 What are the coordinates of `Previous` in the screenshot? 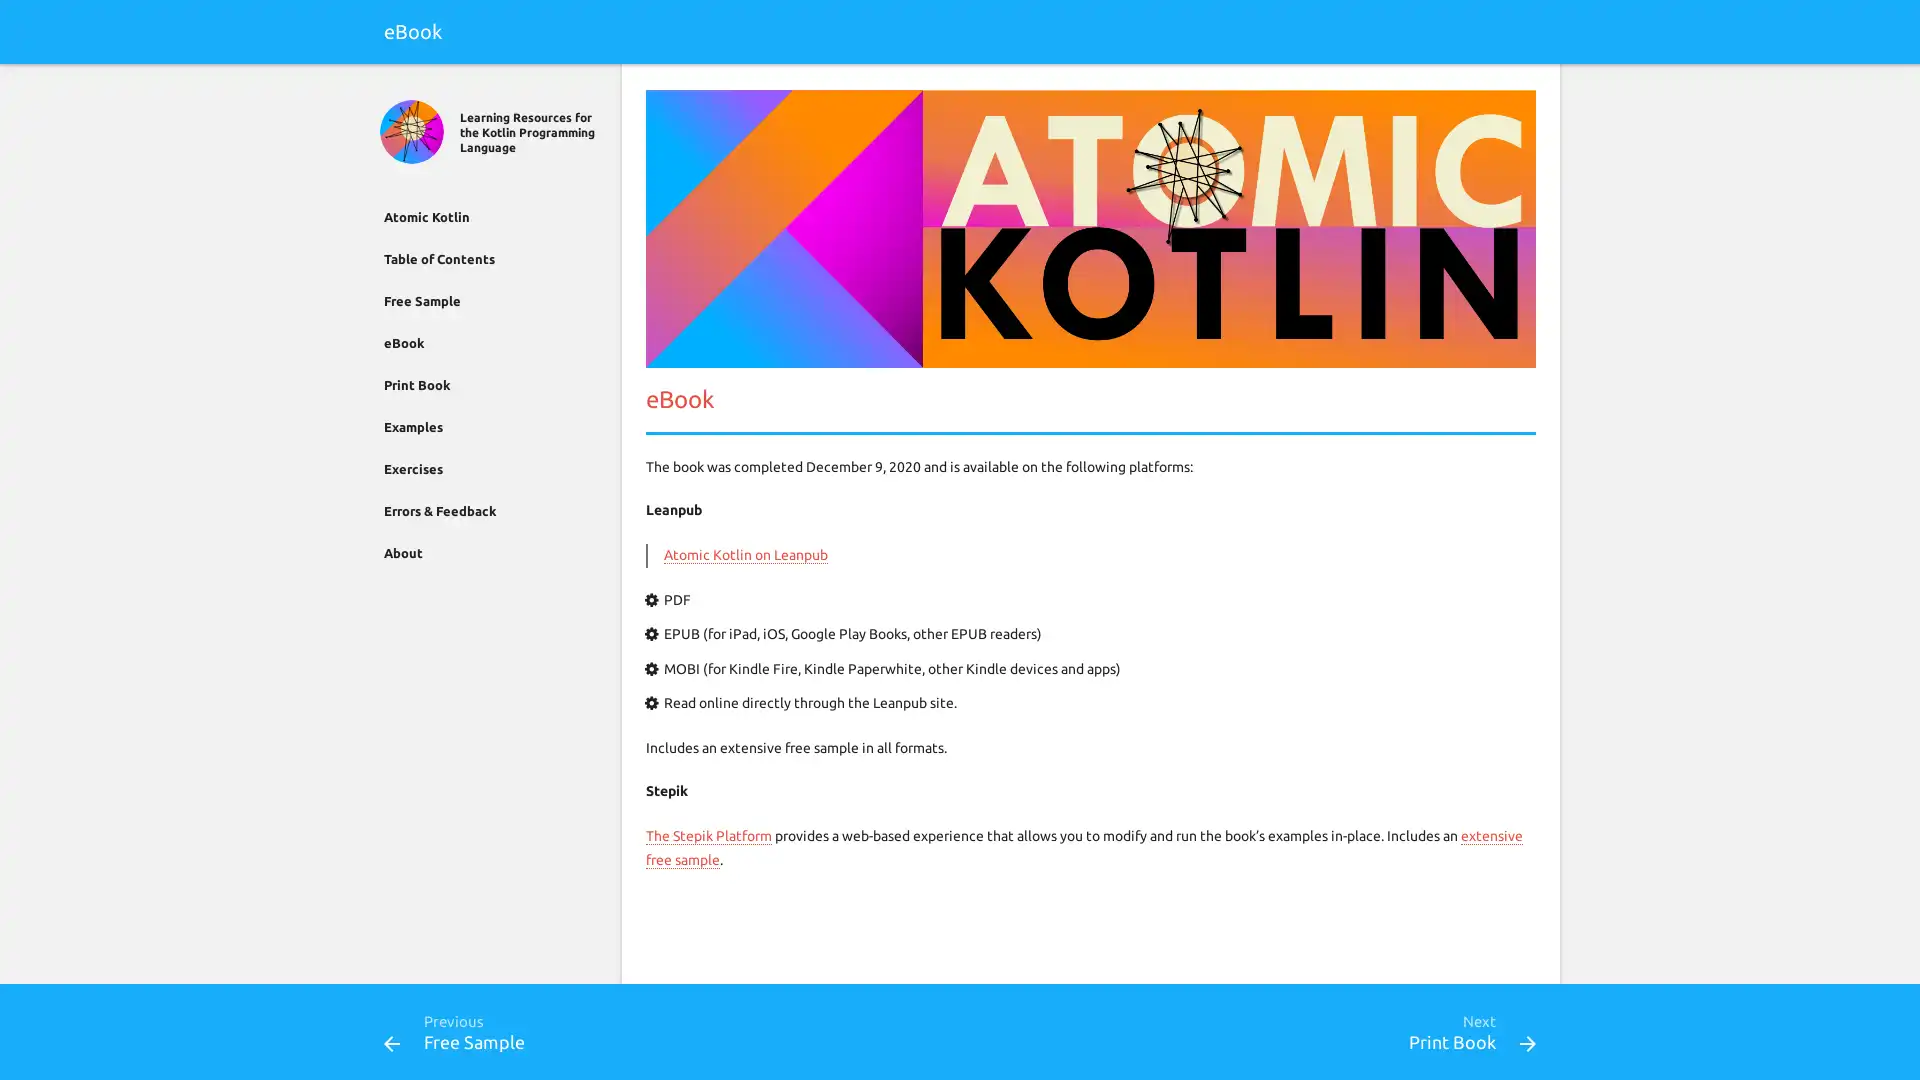 It's located at (392, 1043).